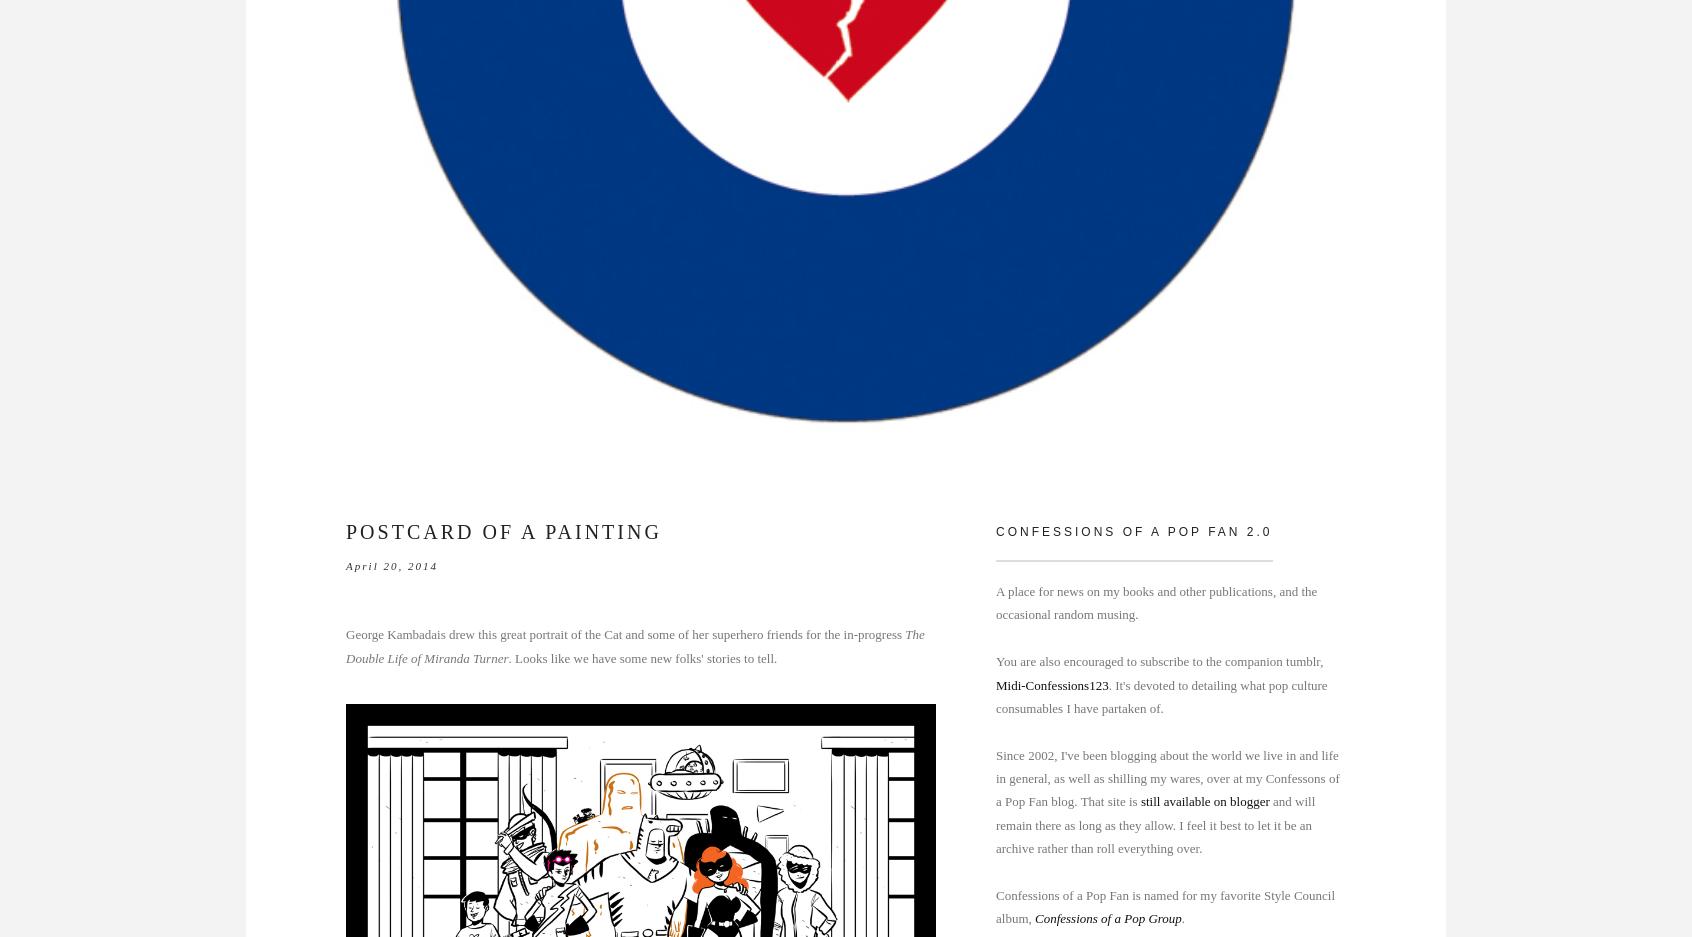 The height and width of the screenshot is (937, 1692). What do you see at coordinates (345, 565) in the screenshot?
I see `'April 20, 2014'` at bounding box center [345, 565].